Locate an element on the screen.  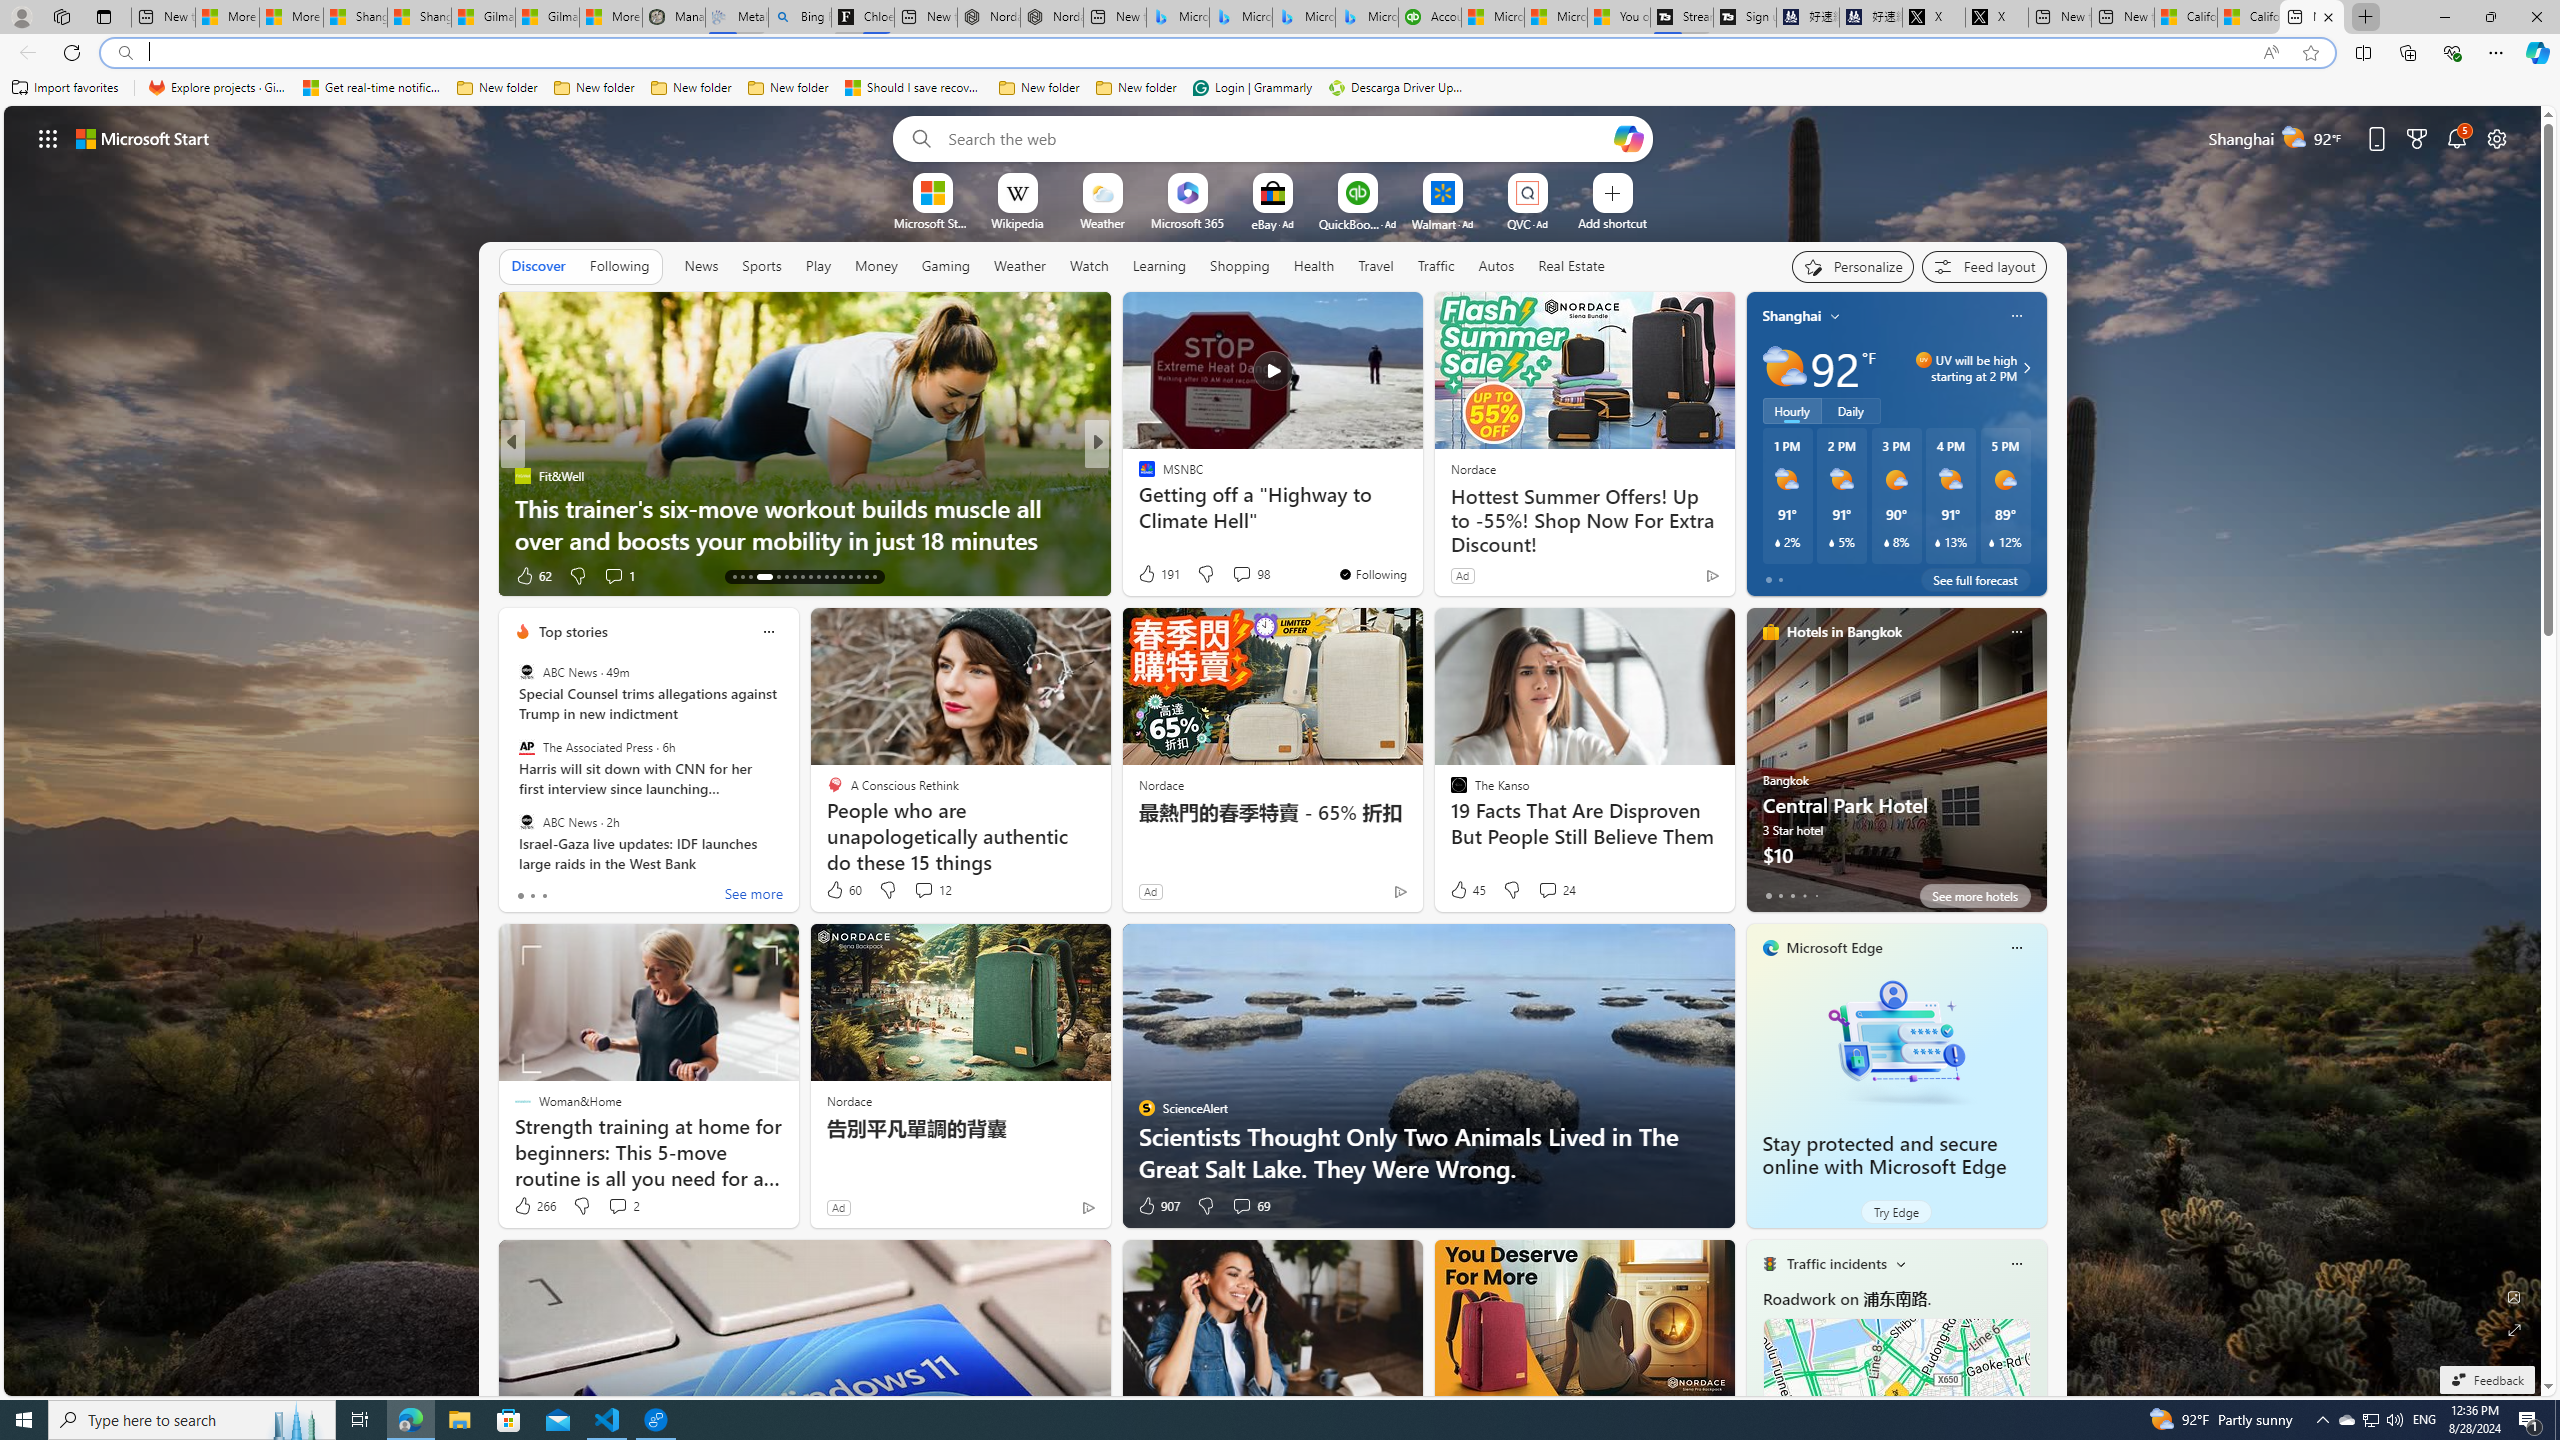
'Hourly' is located at coordinates (1791, 409).